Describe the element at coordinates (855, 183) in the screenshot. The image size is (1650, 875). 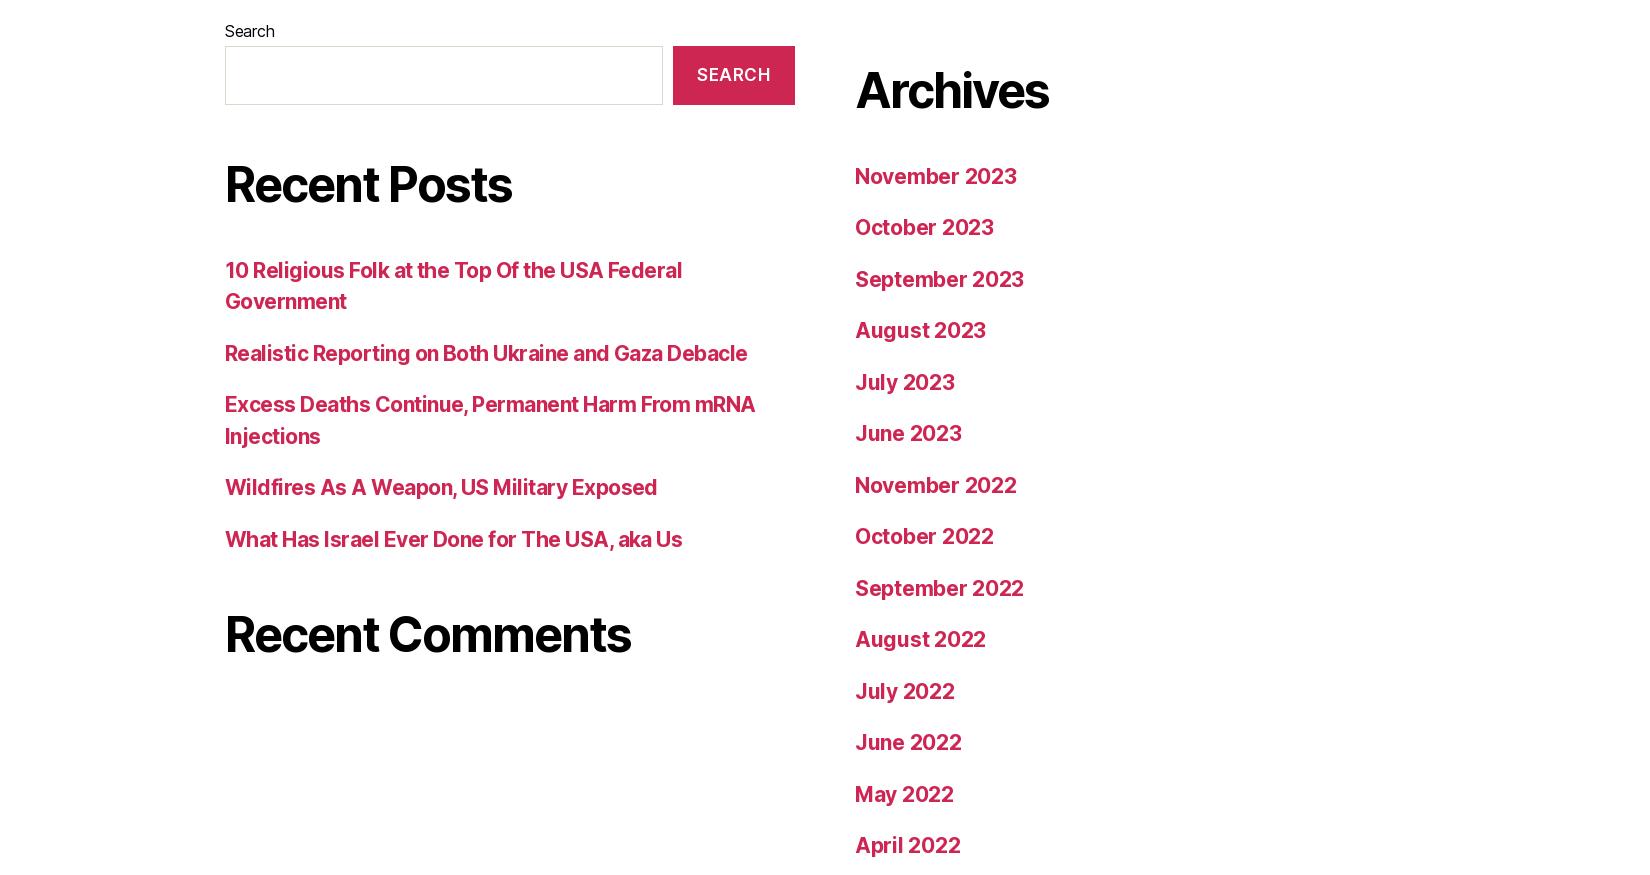
I see `'May 2022'` at that location.